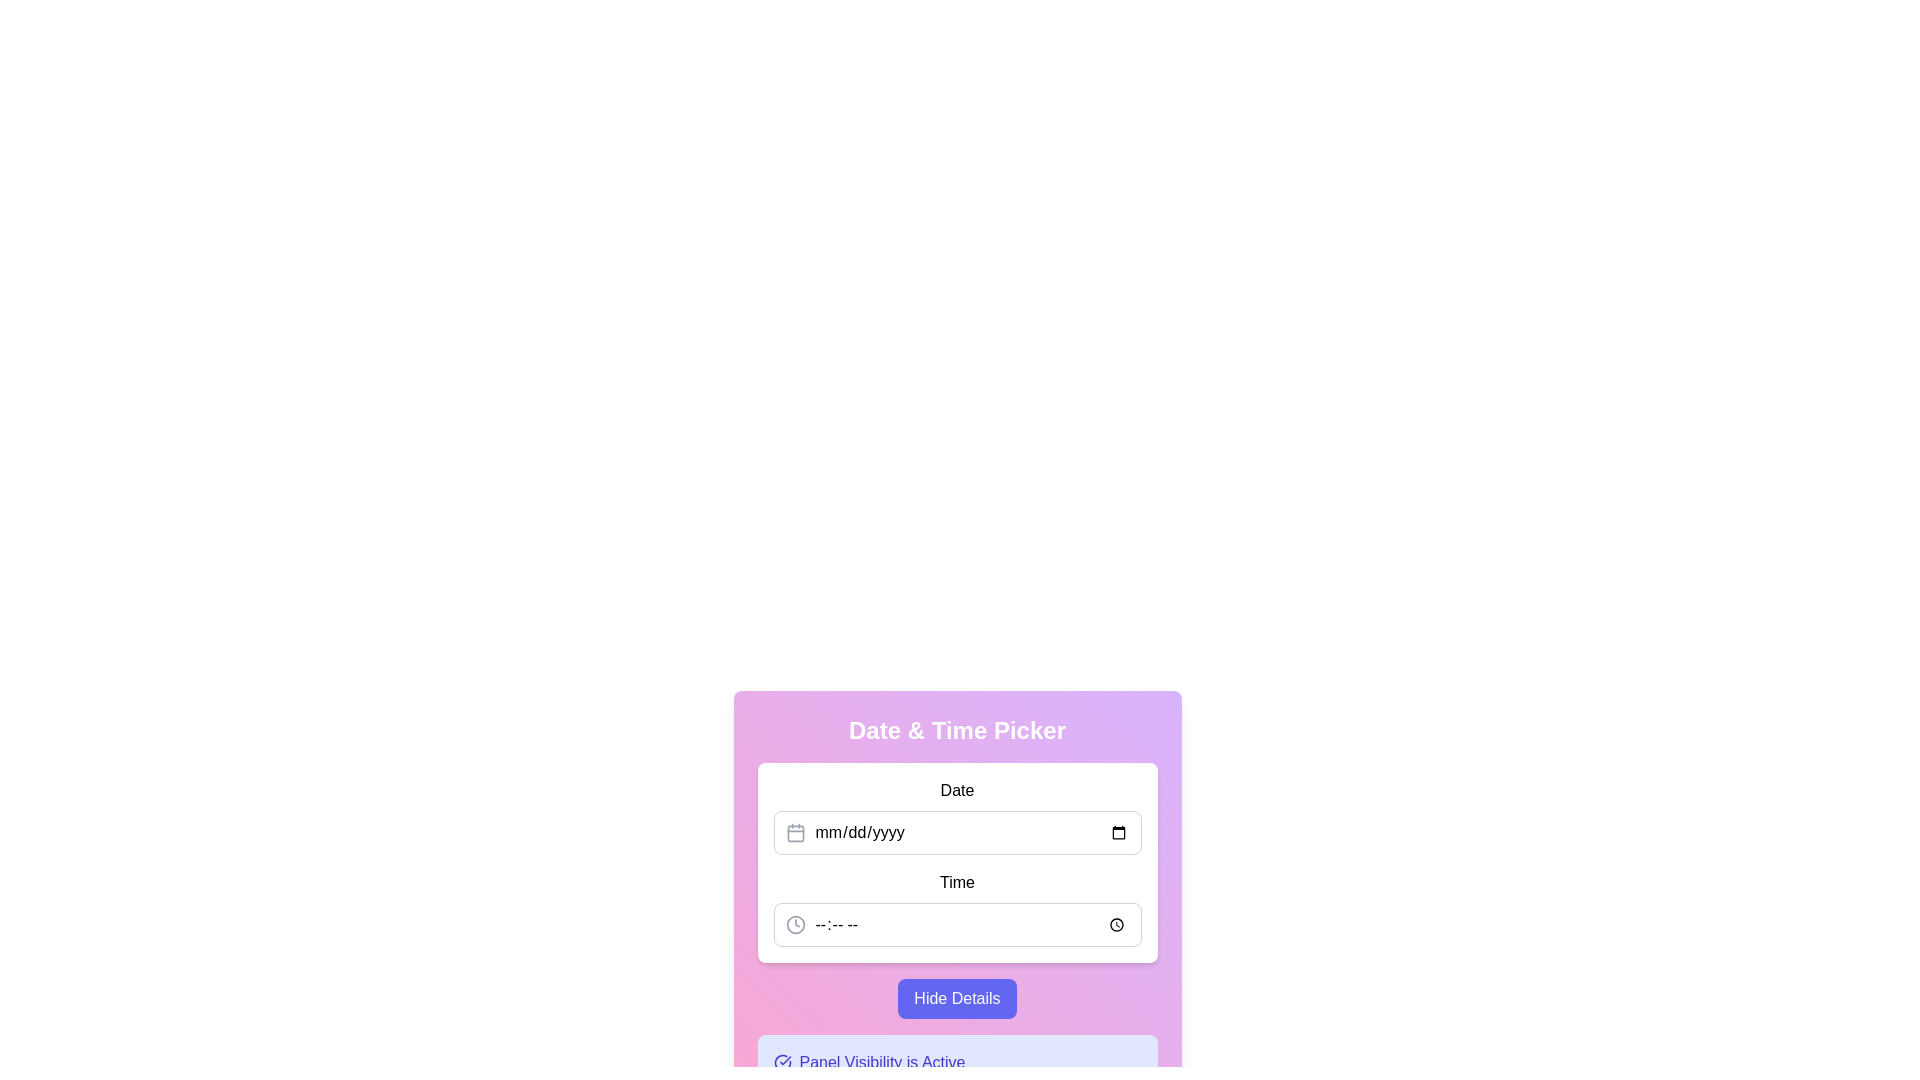 The width and height of the screenshot is (1920, 1080). What do you see at coordinates (956, 789) in the screenshot?
I see `the static text label located above the input field for date entry, which indicates the purpose of the adjacent input field` at bounding box center [956, 789].